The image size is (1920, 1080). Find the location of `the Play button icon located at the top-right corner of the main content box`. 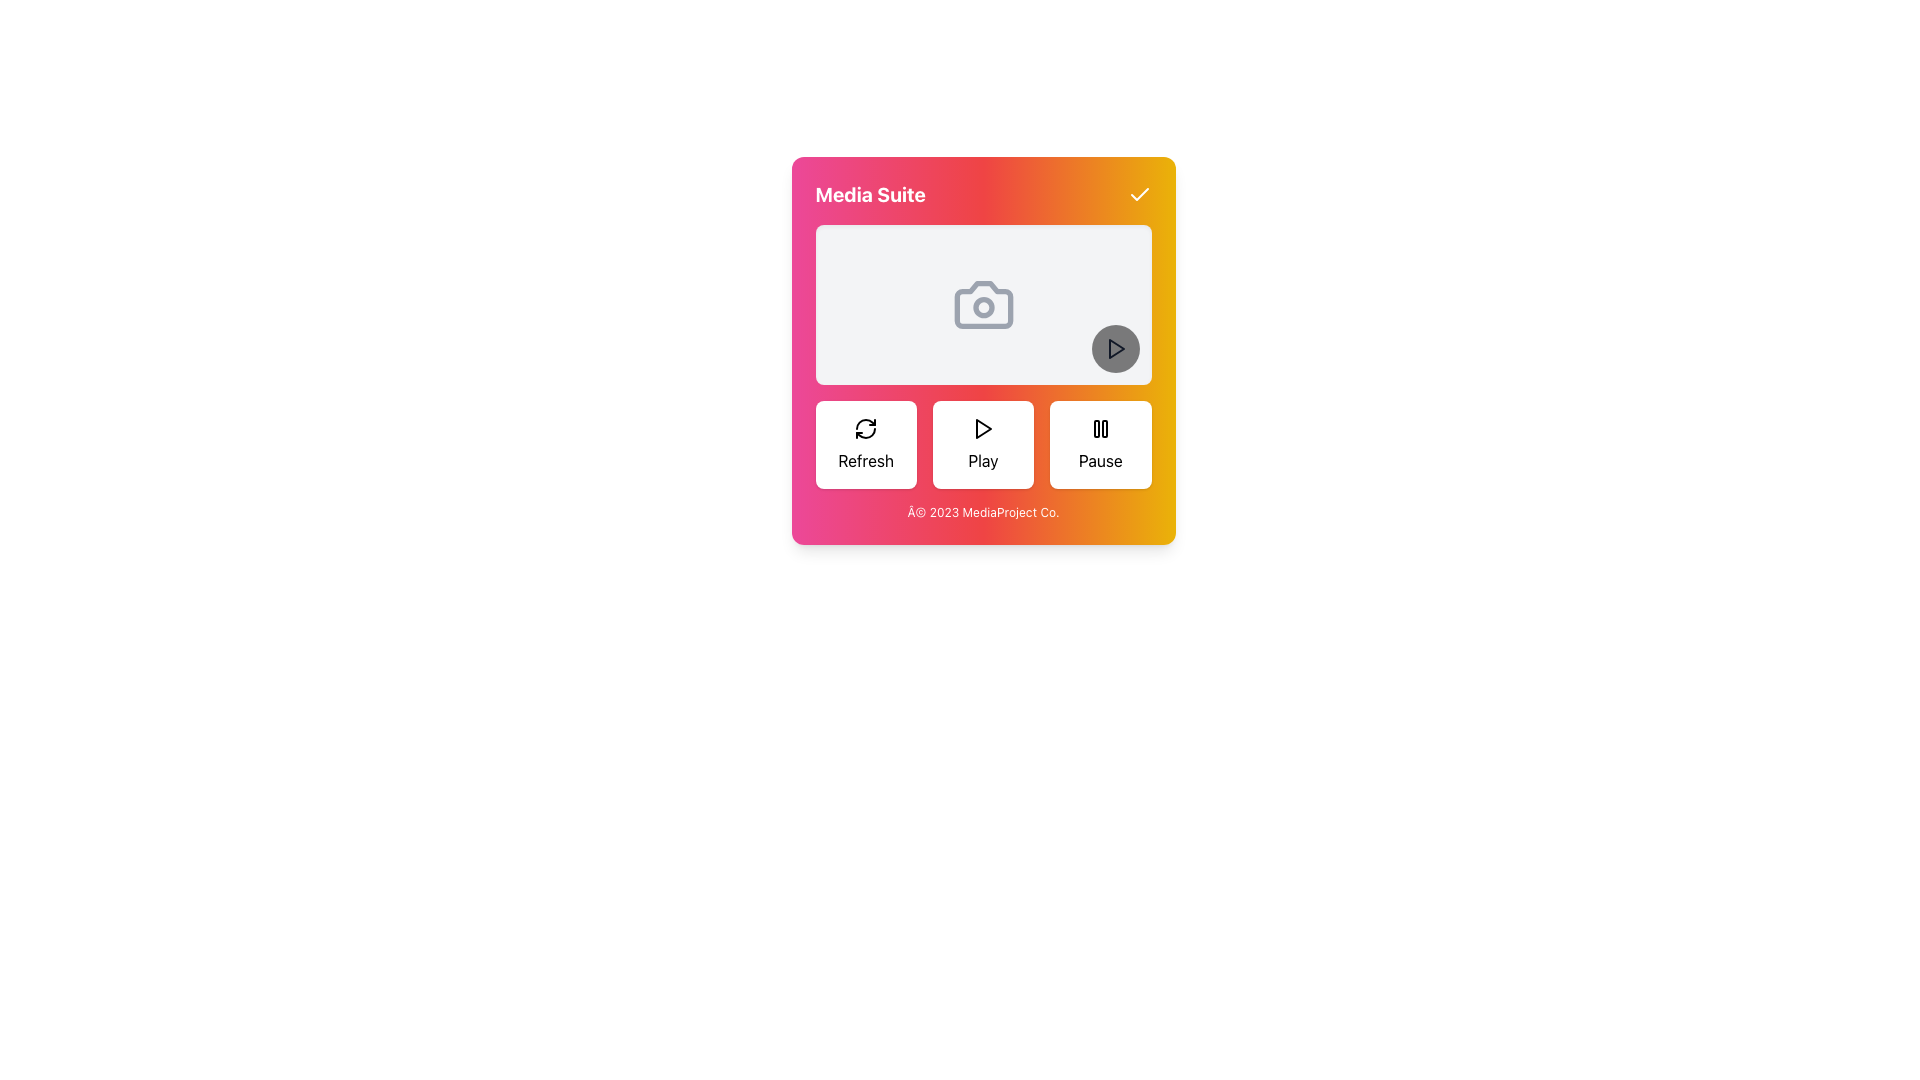

the Play button icon located at the top-right corner of the main content box is located at coordinates (1115, 347).